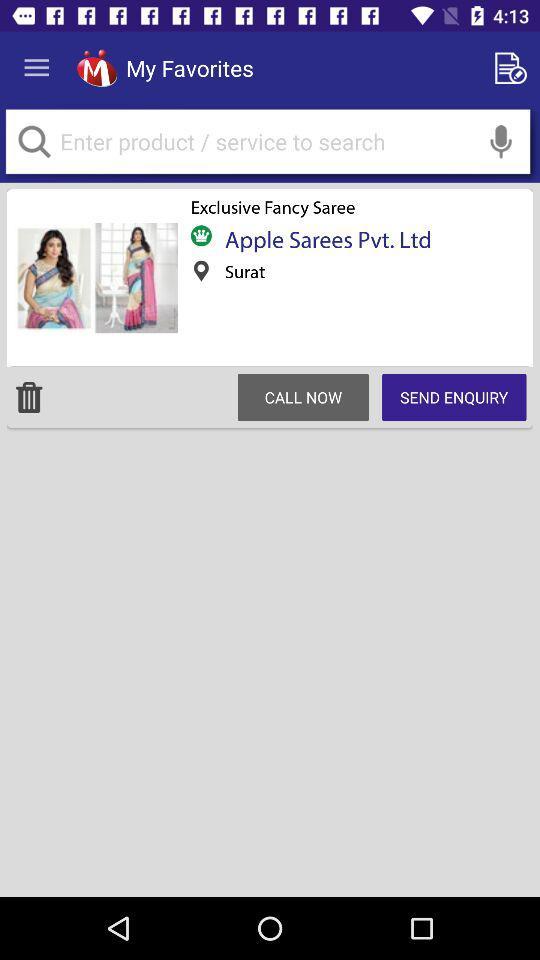 The height and width of the screenshot is (960, 540). I want to click on search button, so click(267, 140).